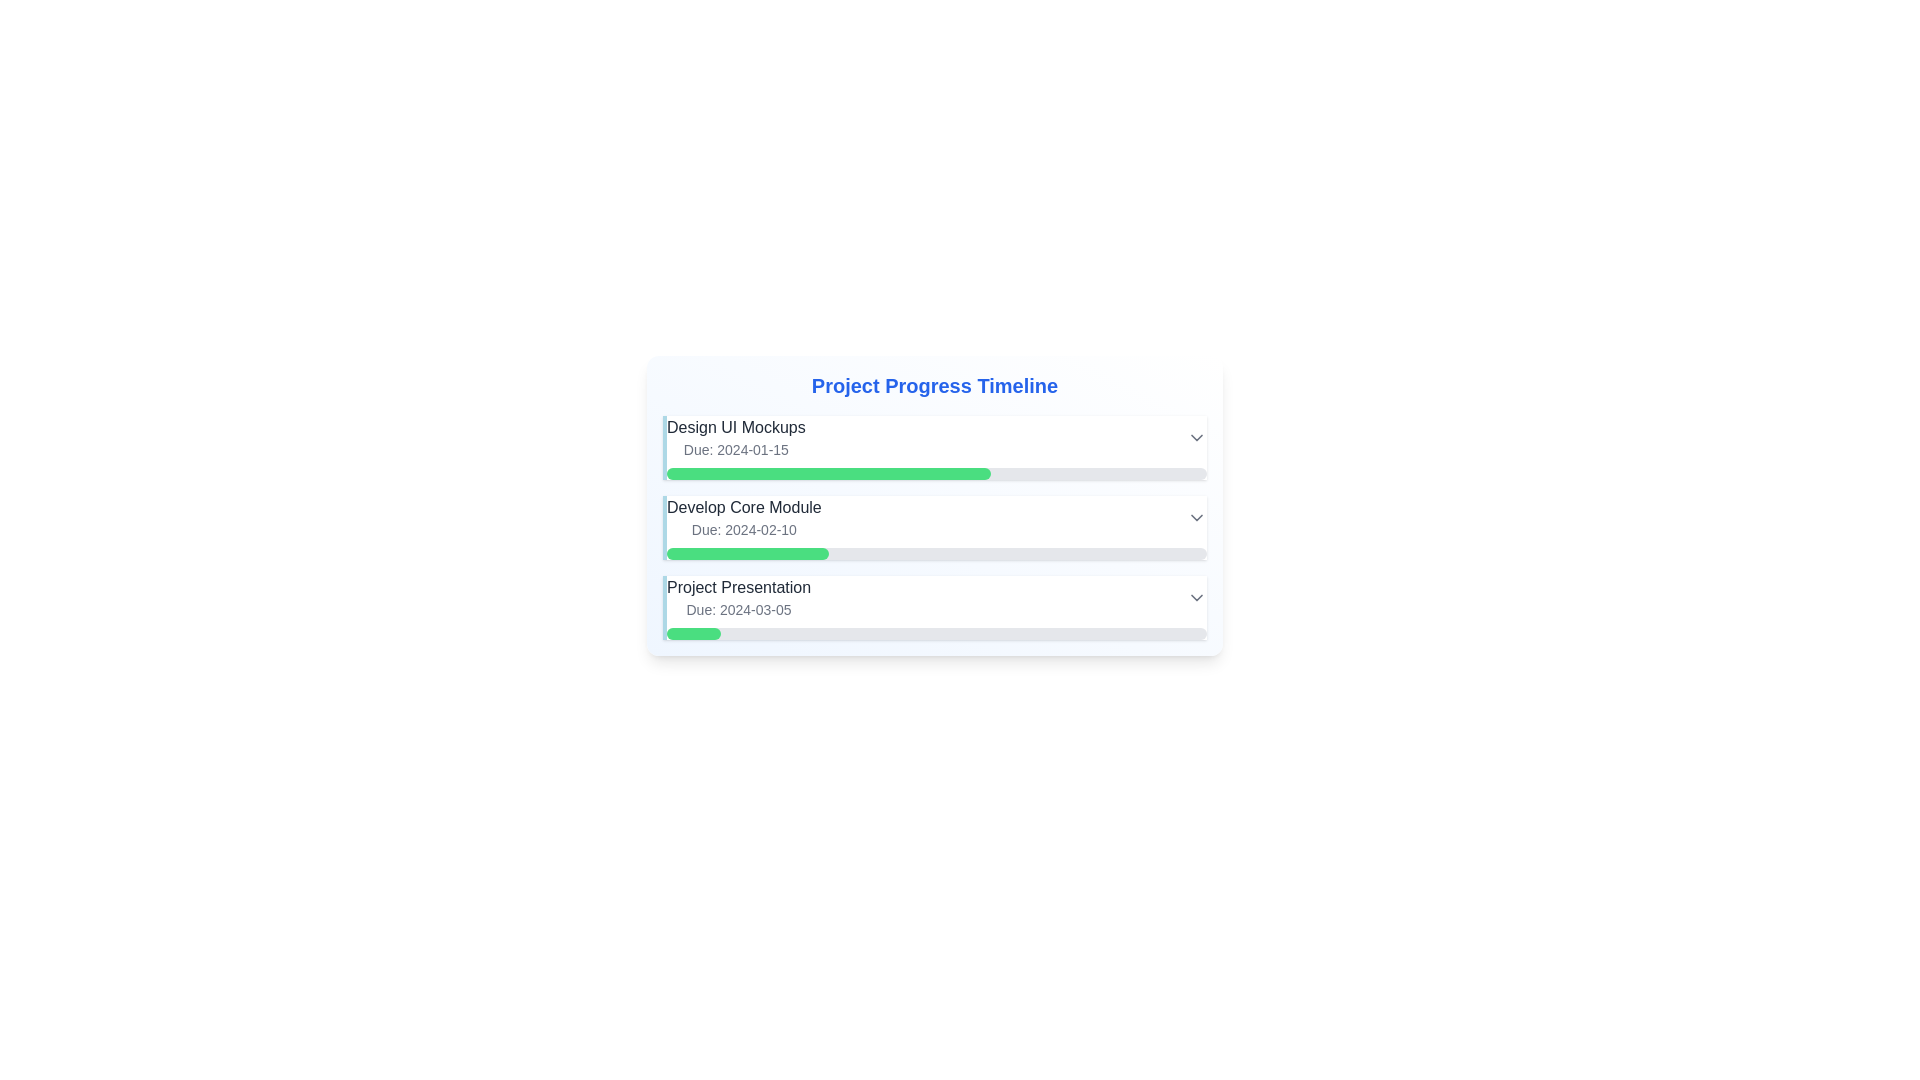 The height and width of the screenshot is (1080, 1920). Describe the element at coordinates (935, 633) in the screenshot. I see `the progress bar located below the text 'Project Presentation Due: 2024-03-05', which has a gray background and a green-filled section, indicating progress` at that location.